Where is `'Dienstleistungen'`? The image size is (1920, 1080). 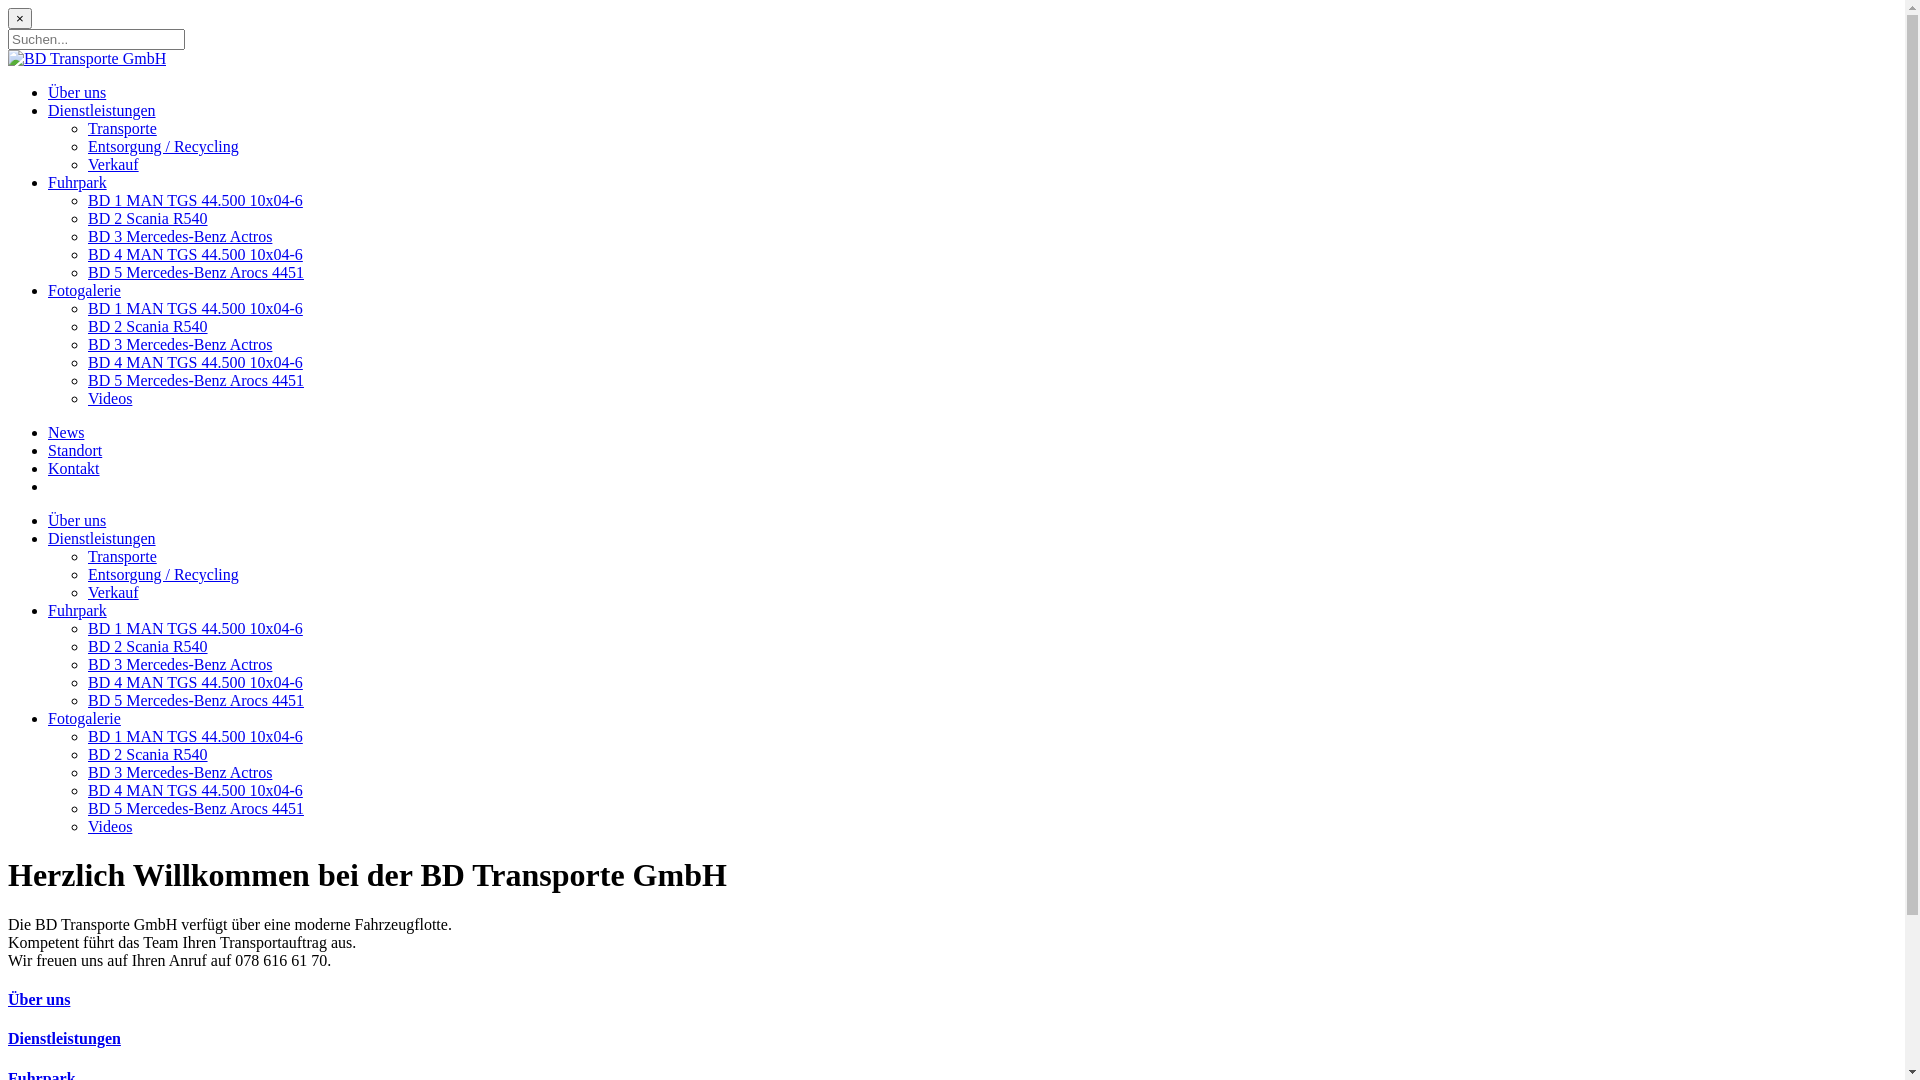 'Dienstleistungen' is located at coordinates (951, 1037).